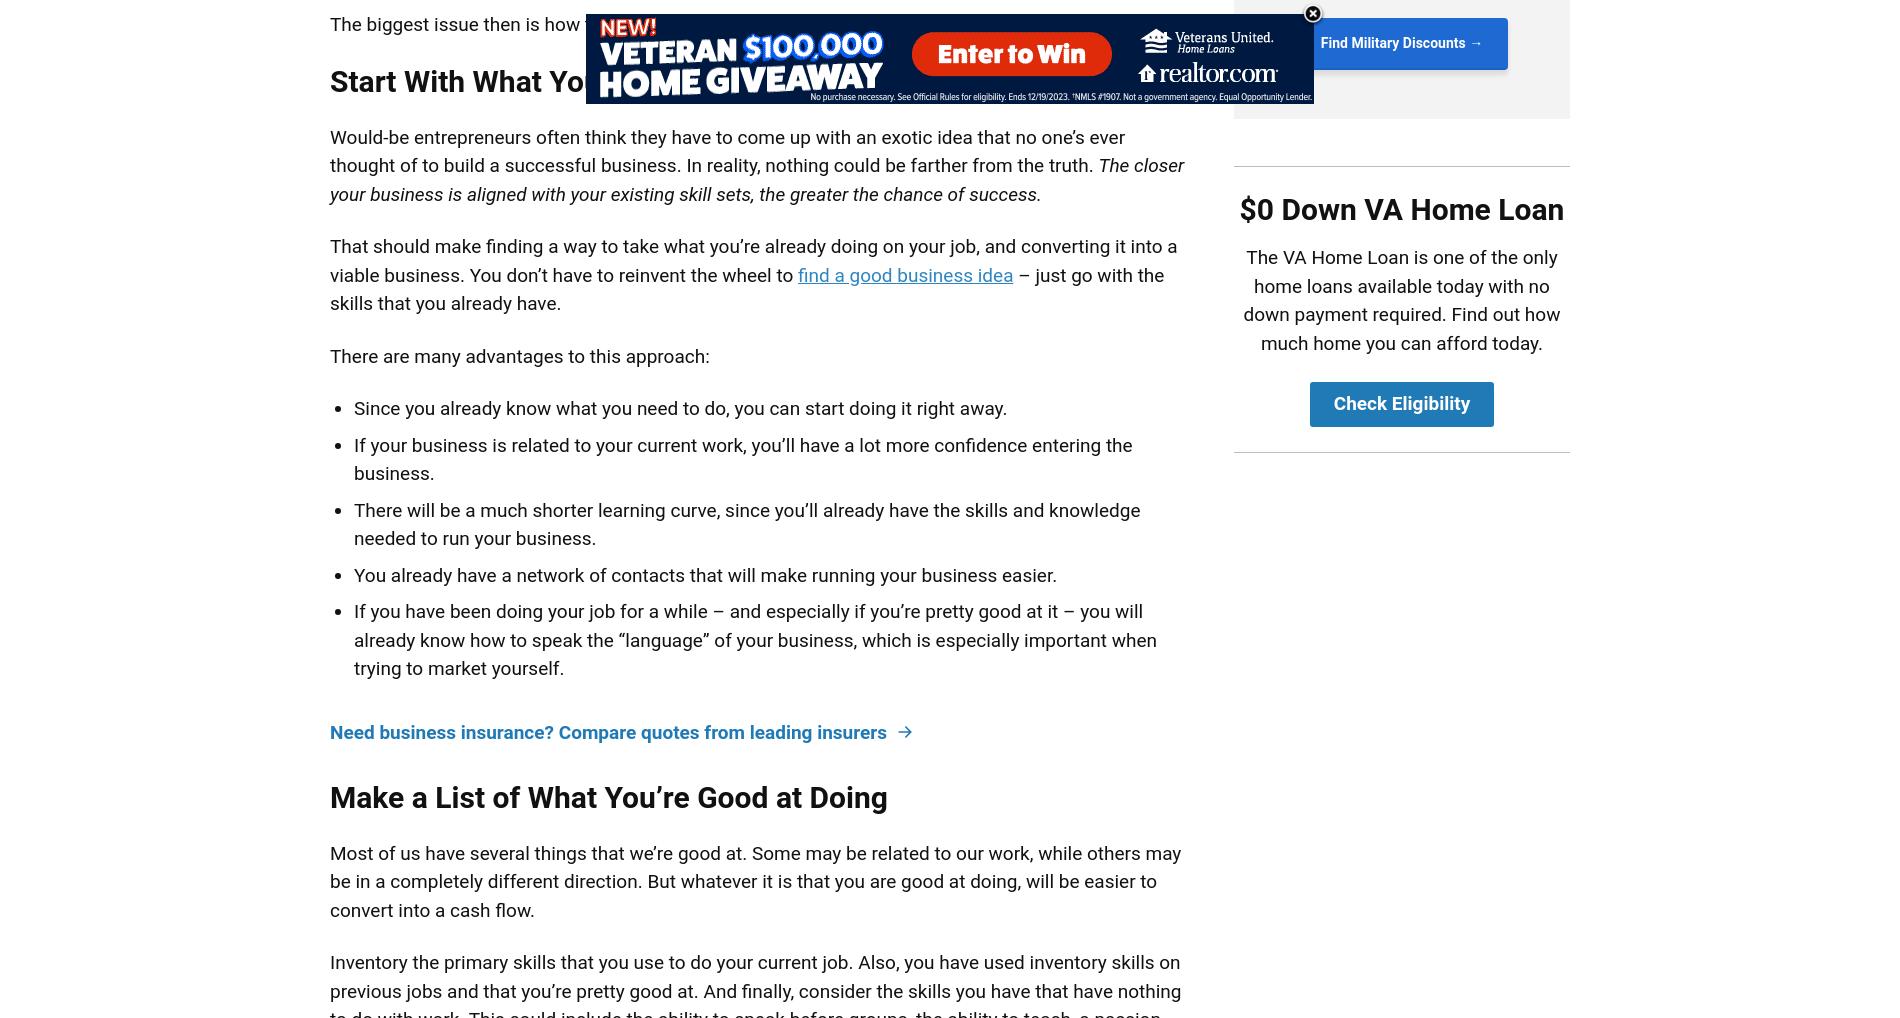  What do you see at coordinates (904, 274) in the screenshot?
I see `'find a good business idea'` at bounding box center [904, 274].